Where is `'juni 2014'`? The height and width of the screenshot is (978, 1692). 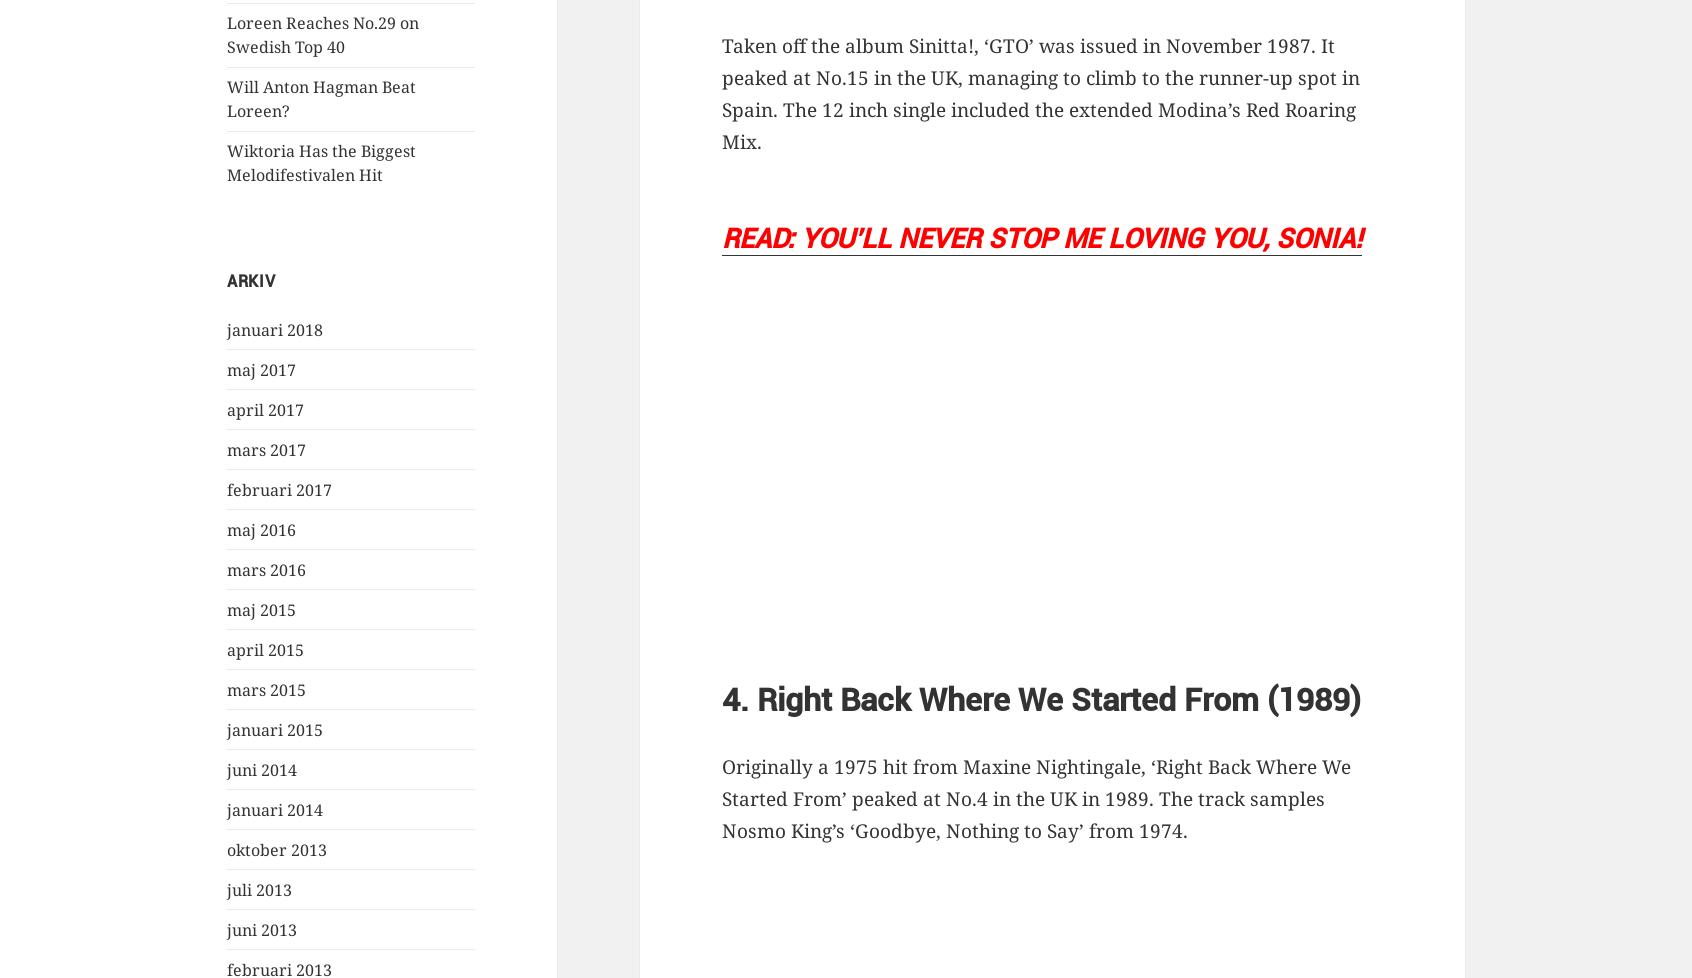
'juni 2014' is located at coordinates (261, 768).